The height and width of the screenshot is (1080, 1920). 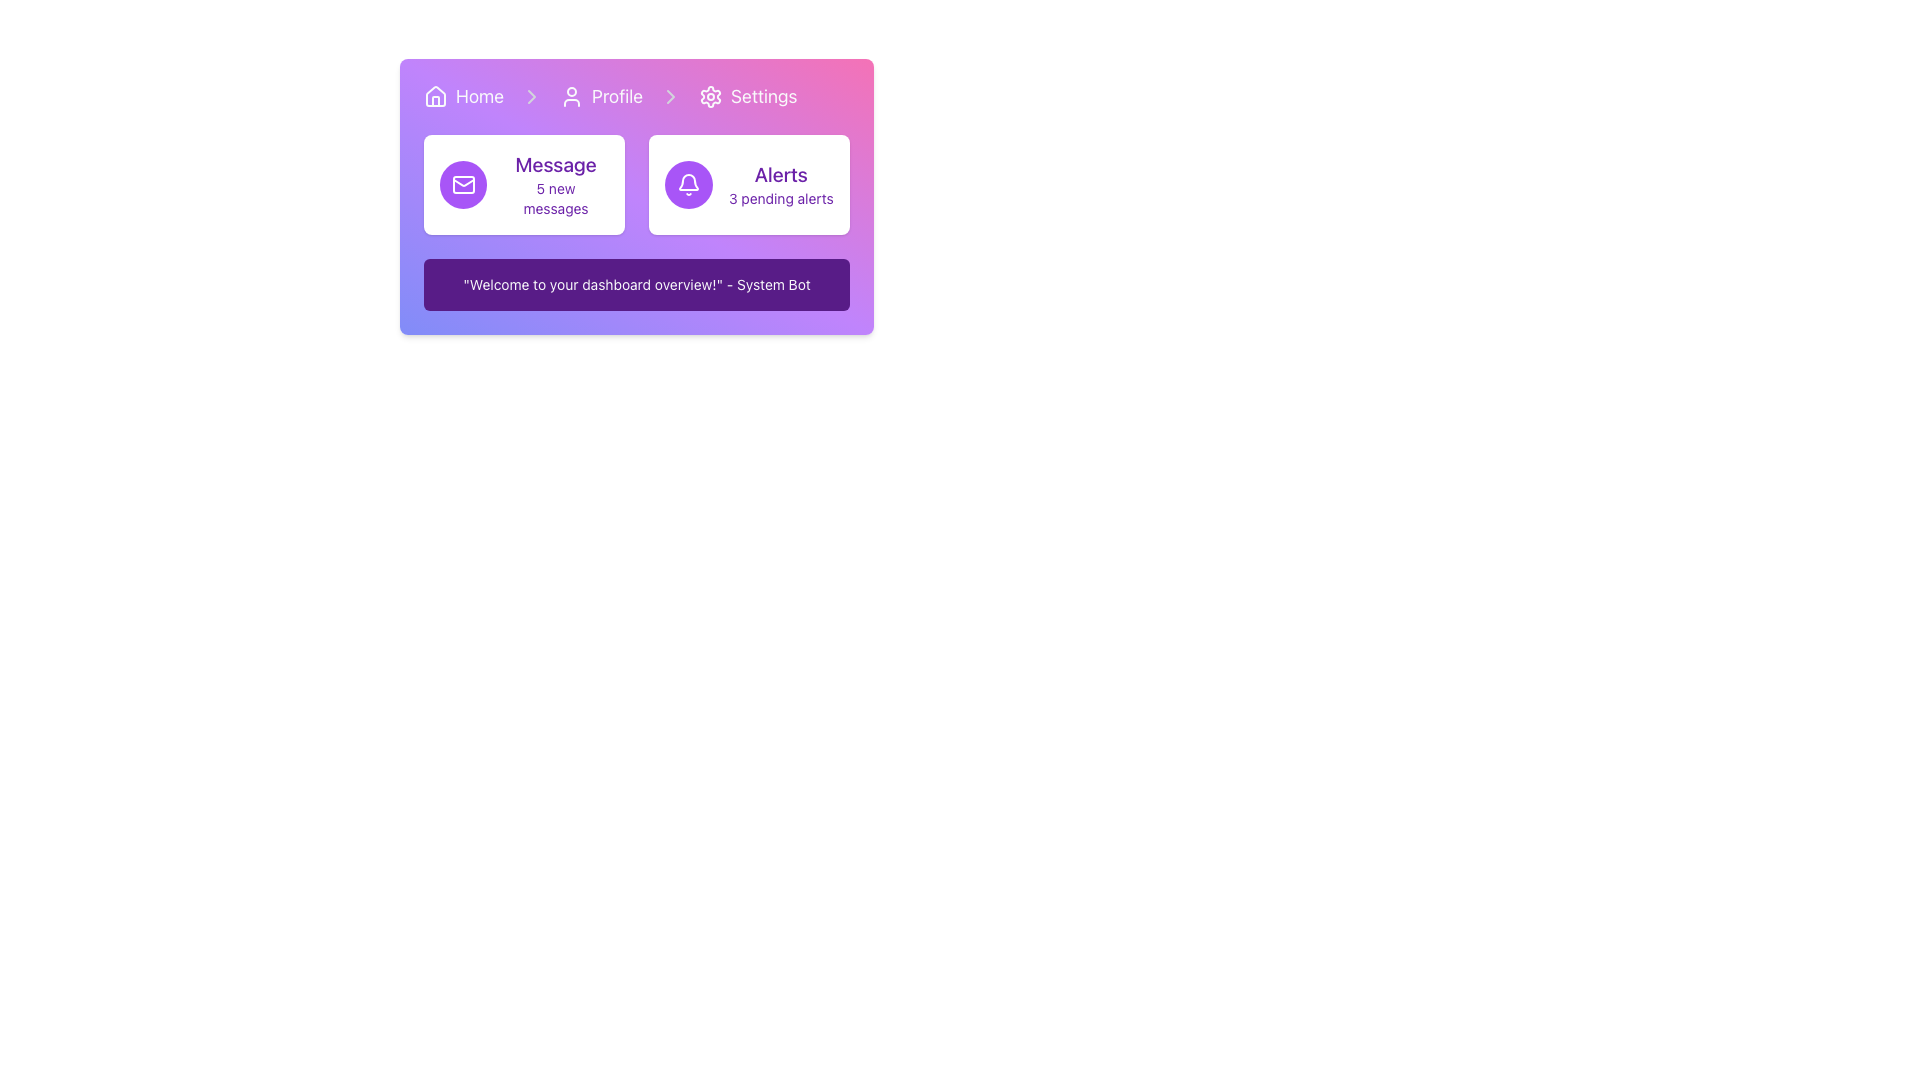 I want to click on 'Home' text label located in the navigation bar, which indicates the homepage section of the interface, so click(x=480, y=96).